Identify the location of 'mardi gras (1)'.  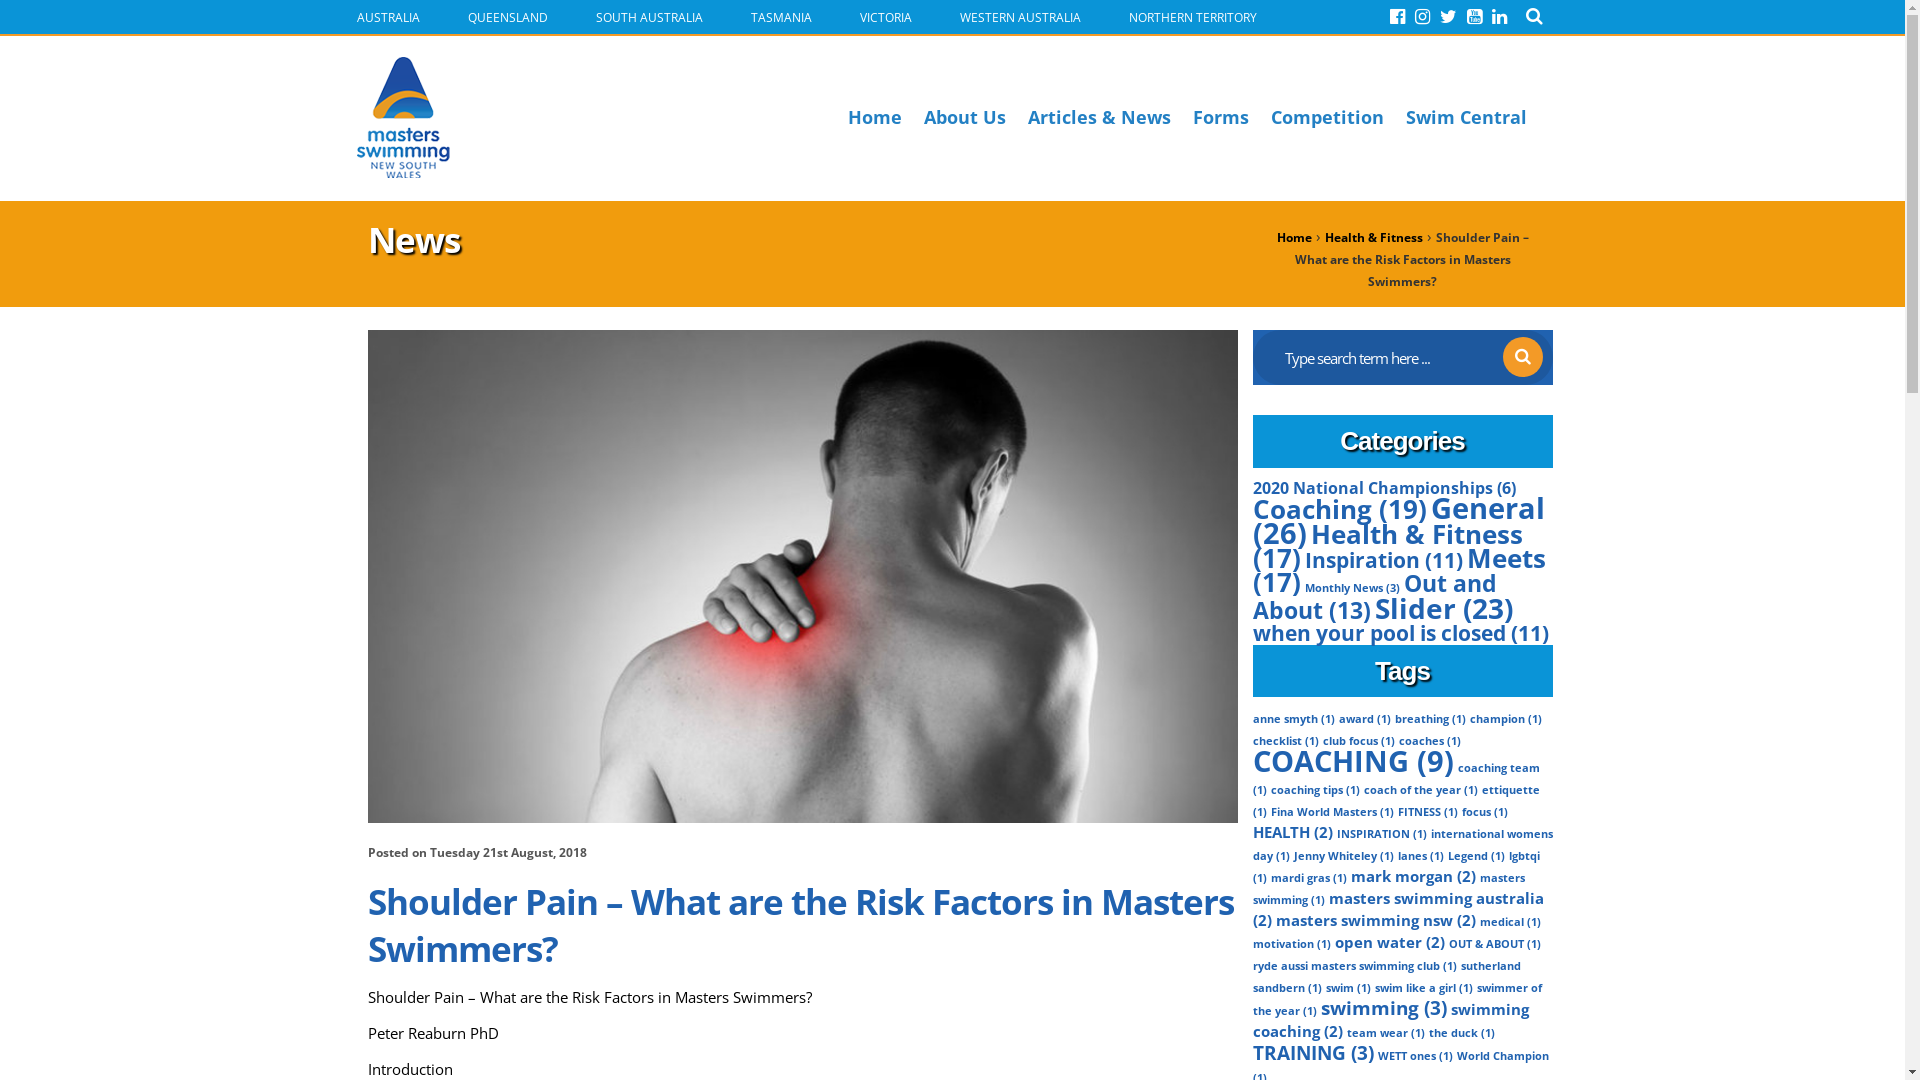
(1308, 877).